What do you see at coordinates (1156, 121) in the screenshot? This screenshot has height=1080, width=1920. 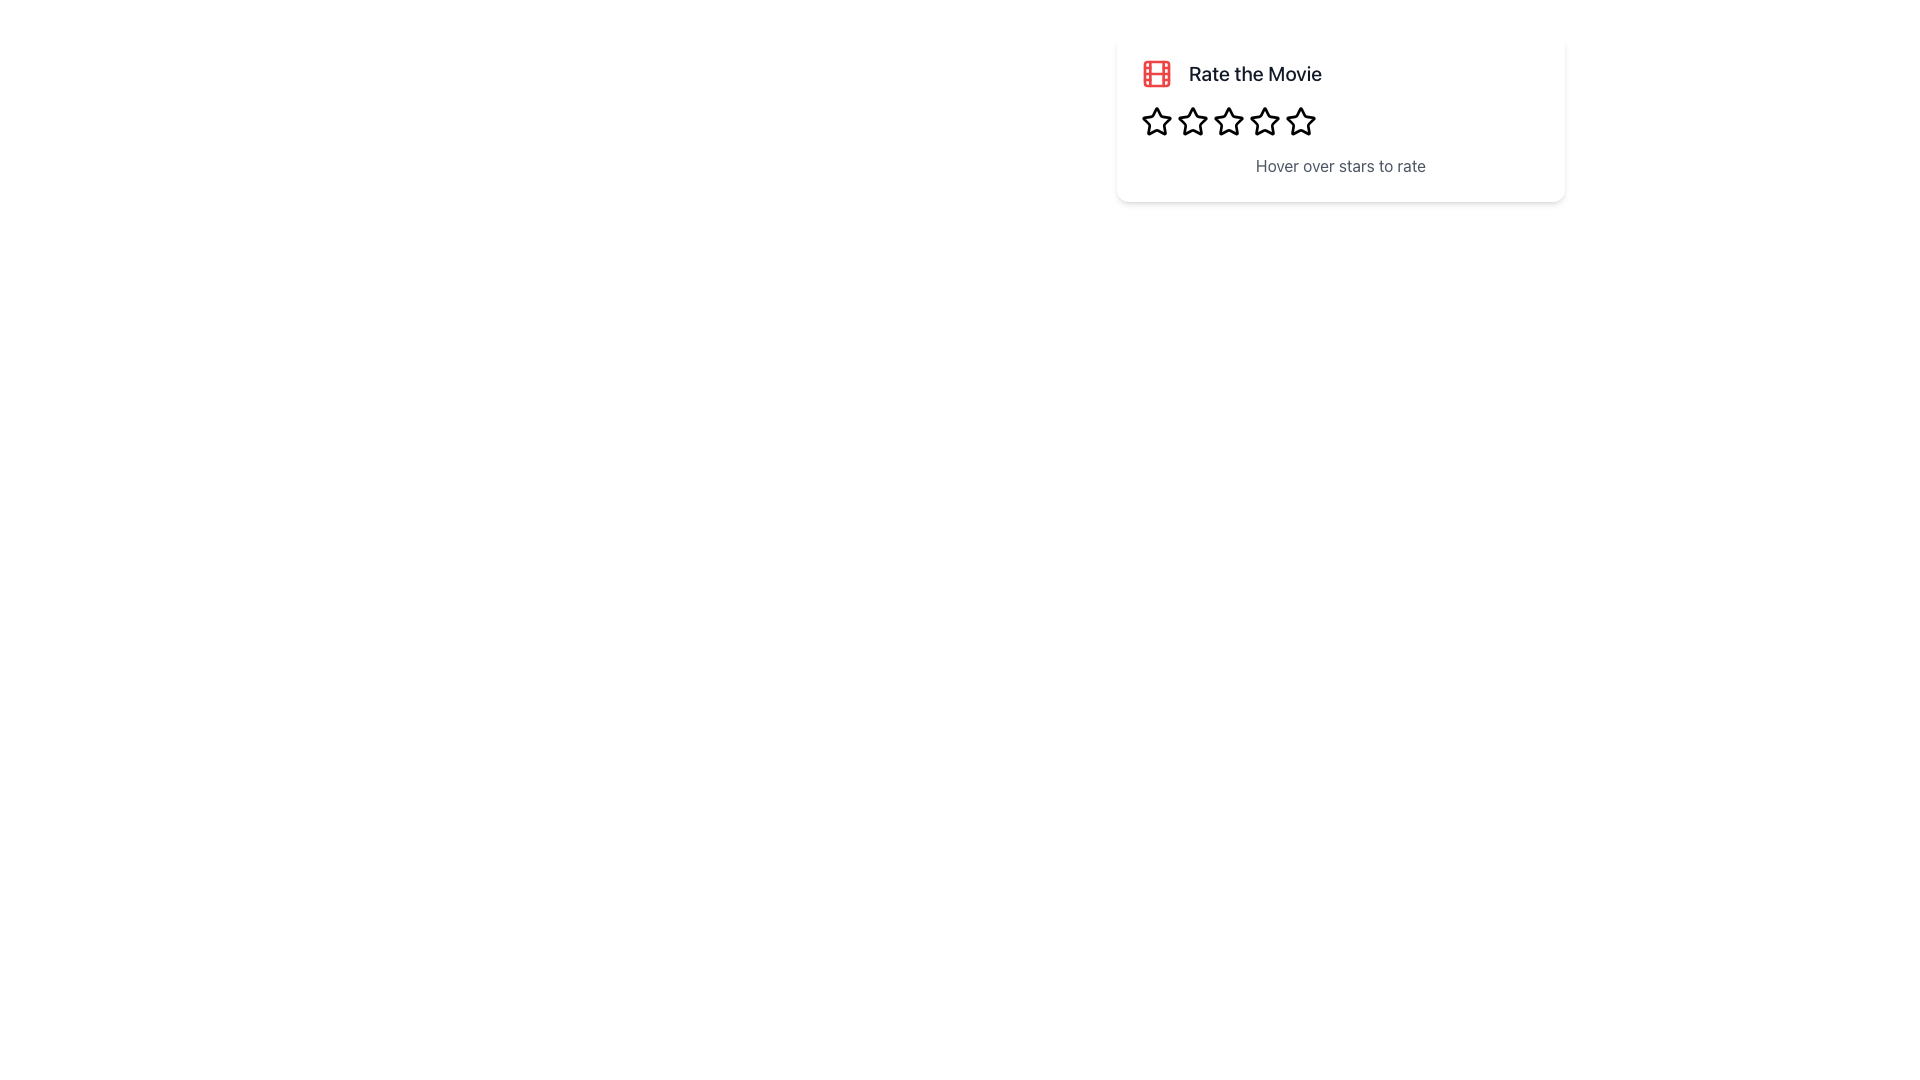 I see `the first star in the horizontal layout of rating stars to rate the movie` at bounding box center [1156, 121].